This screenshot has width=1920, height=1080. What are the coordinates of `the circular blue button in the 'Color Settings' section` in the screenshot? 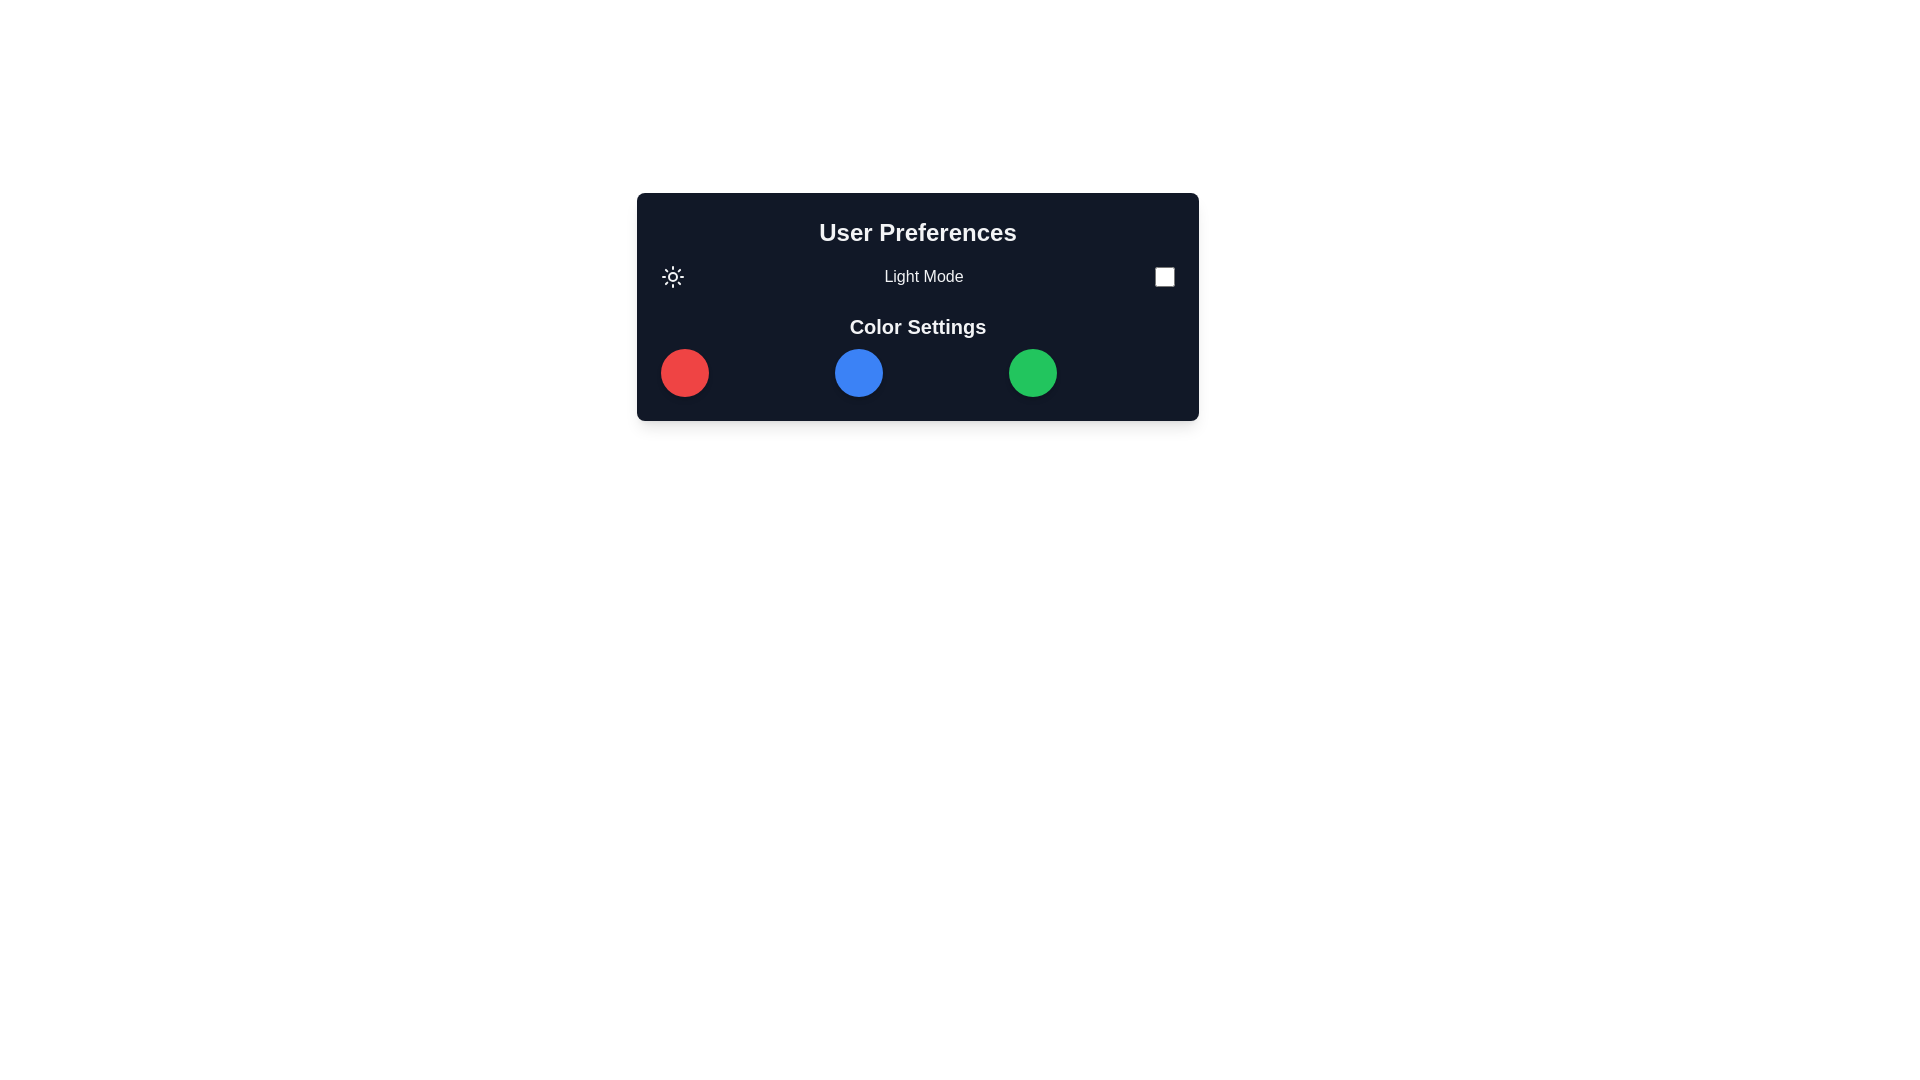 It's located at (859, 373).